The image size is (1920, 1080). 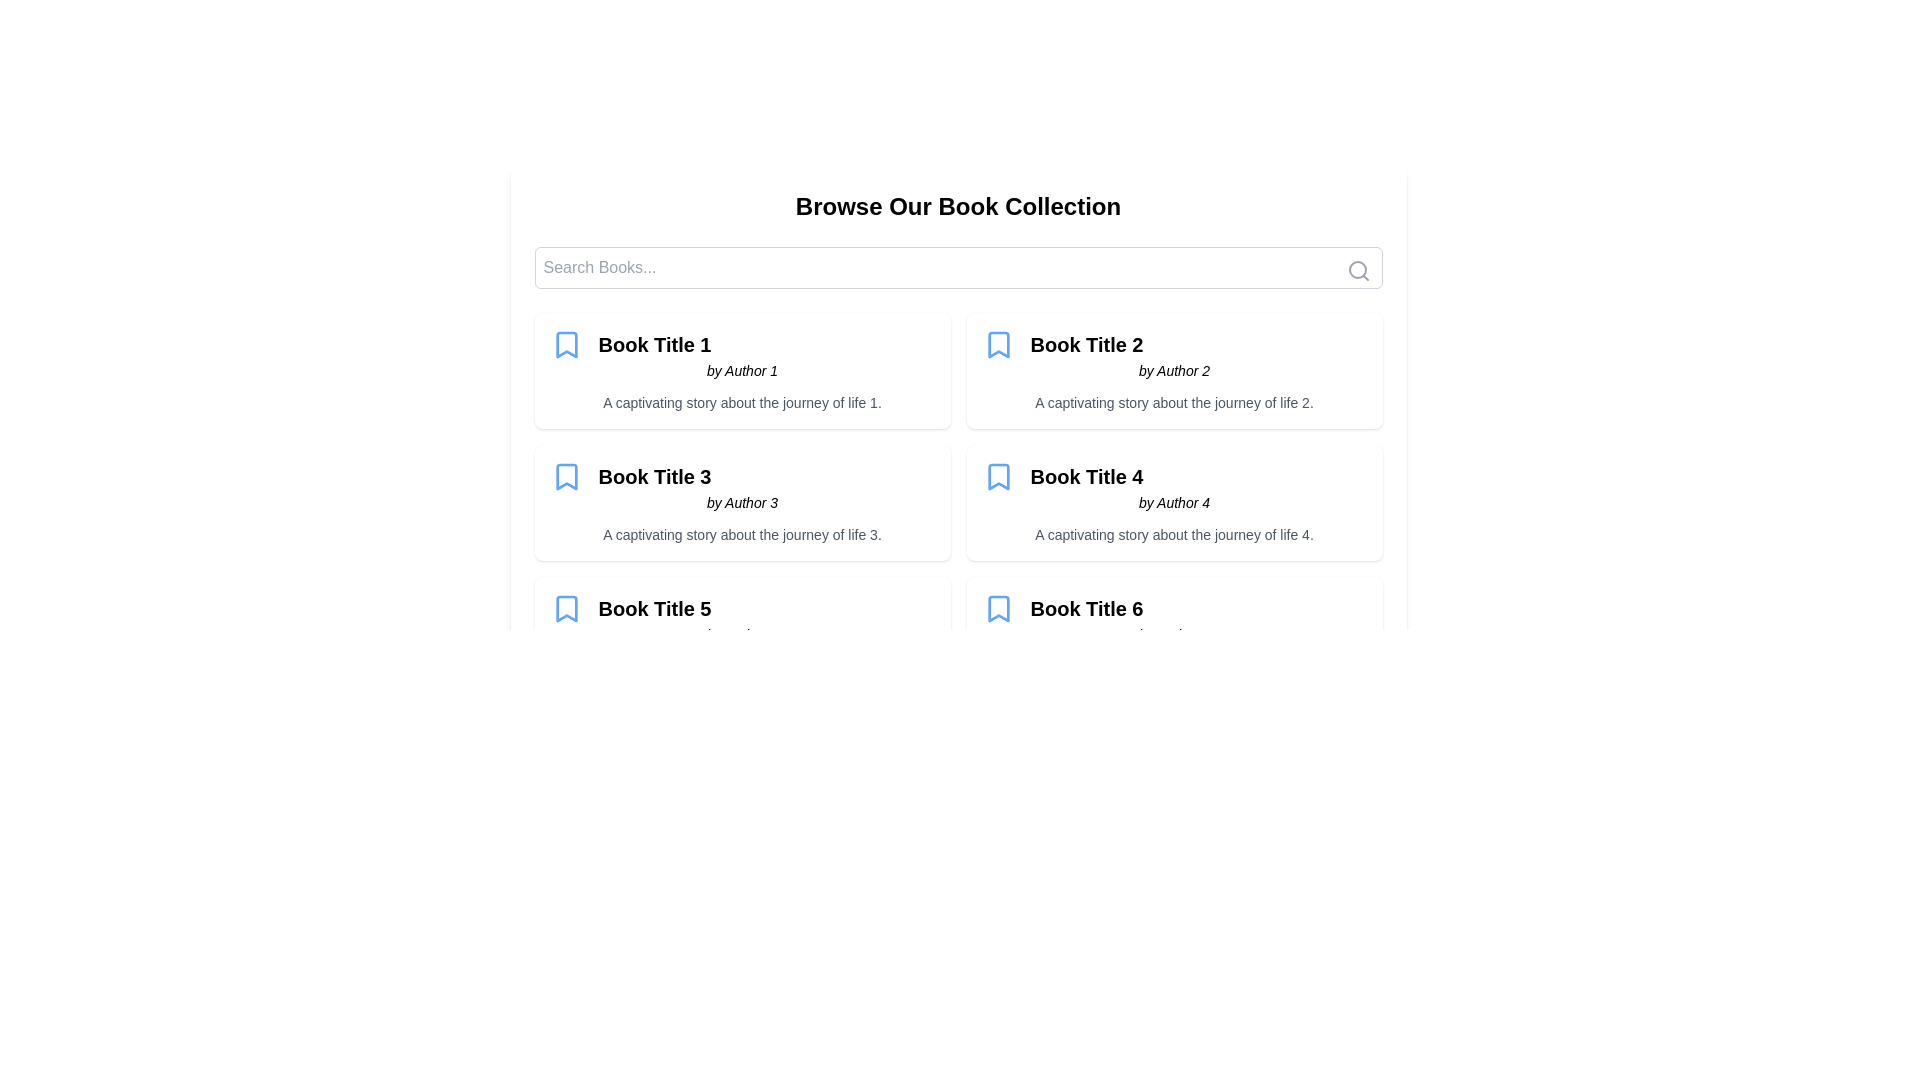 I want to click on the text header displaying 'Browse Our Book Collection', so click(x=957, y=207).